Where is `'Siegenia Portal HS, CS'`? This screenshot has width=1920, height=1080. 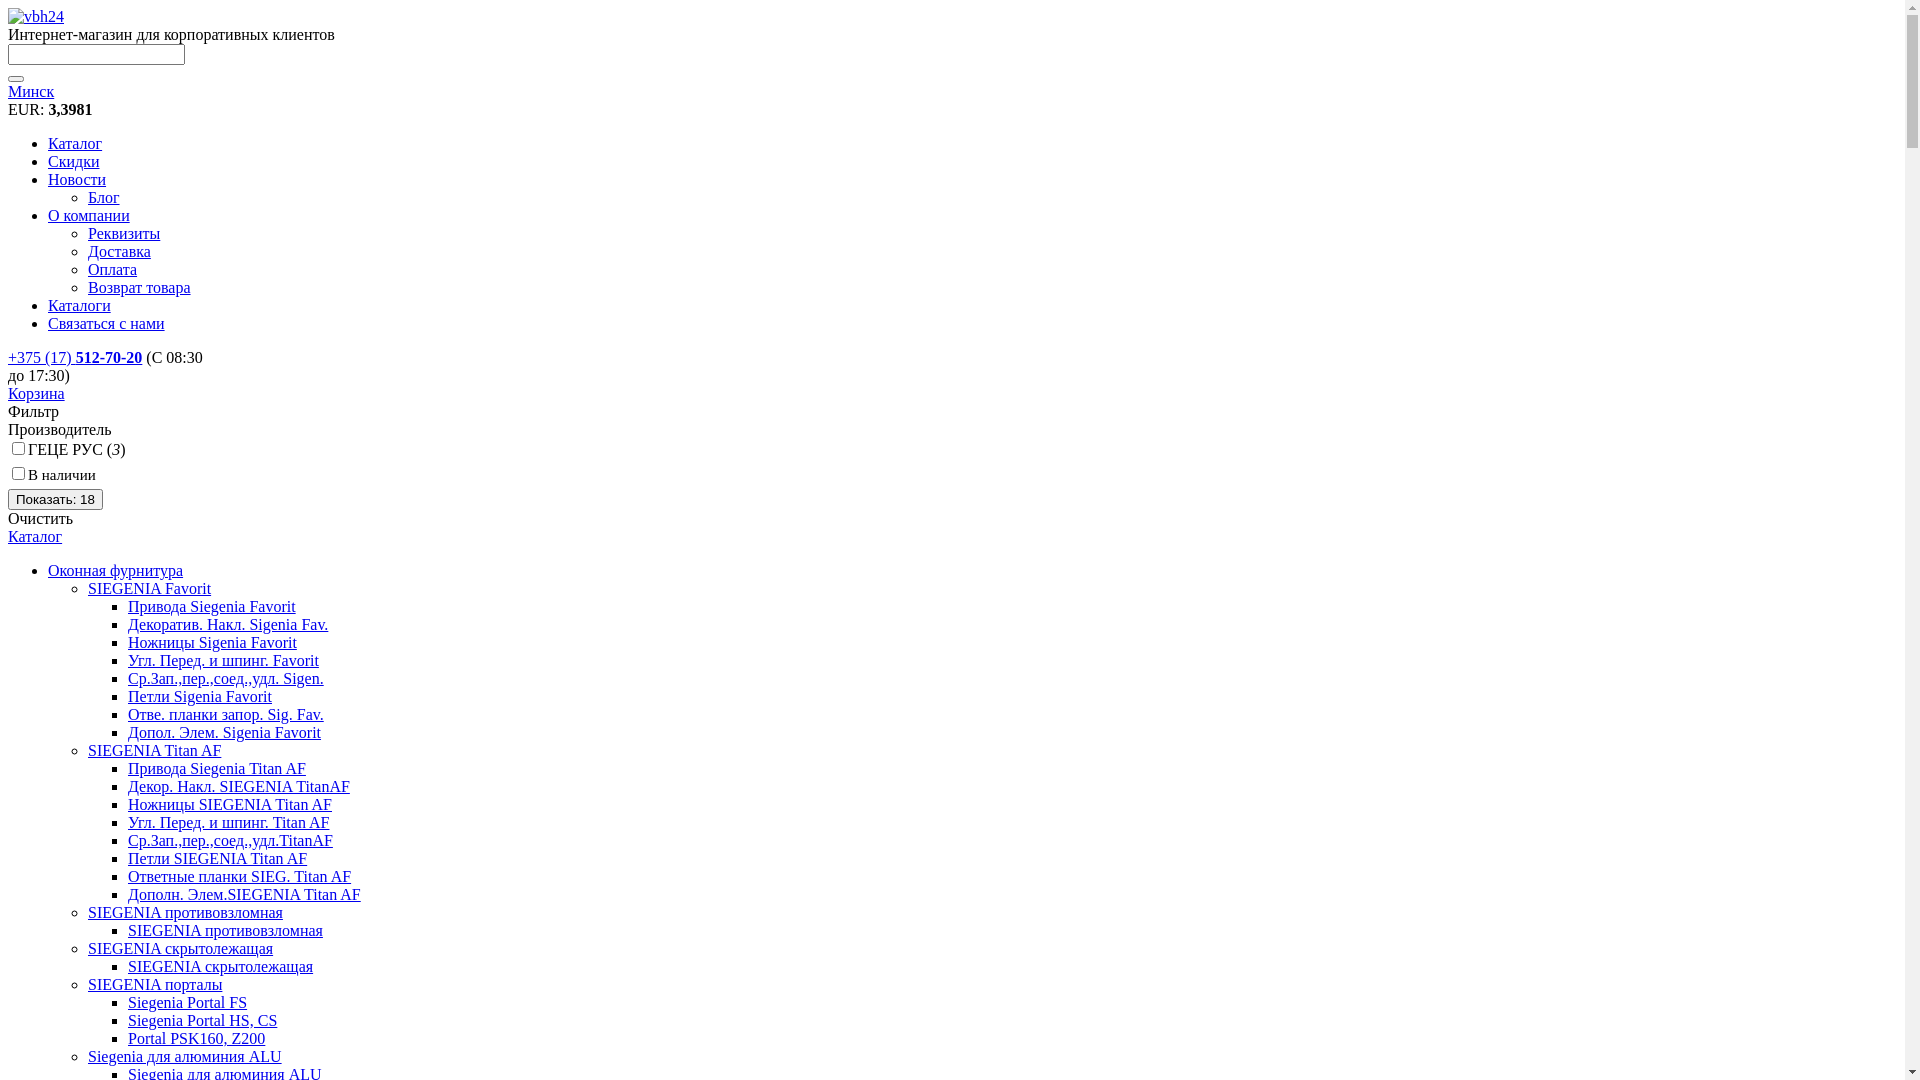
'Siegenia Portal HS, CS' is located at coordinates (202, 1020).